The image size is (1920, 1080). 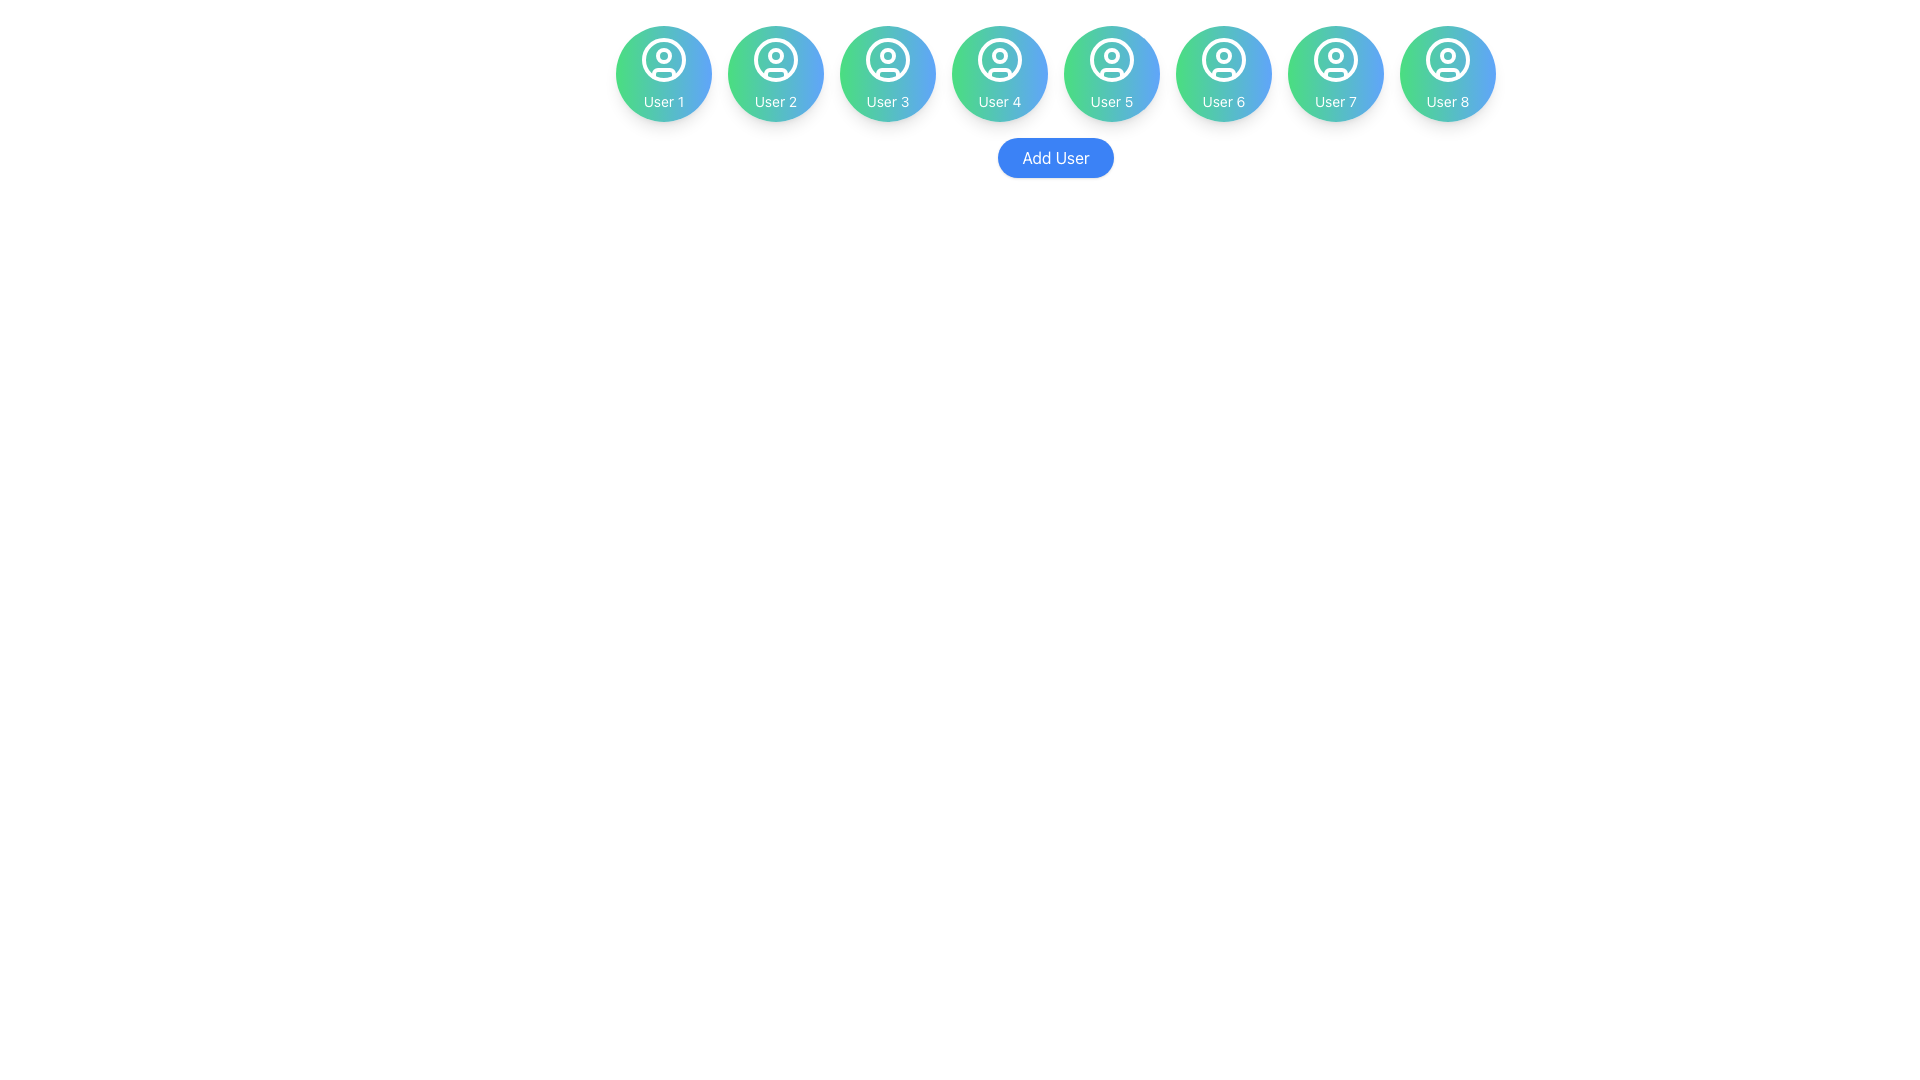 I want to click on the user button labeled 'User 1', so click(x=663, y=72).